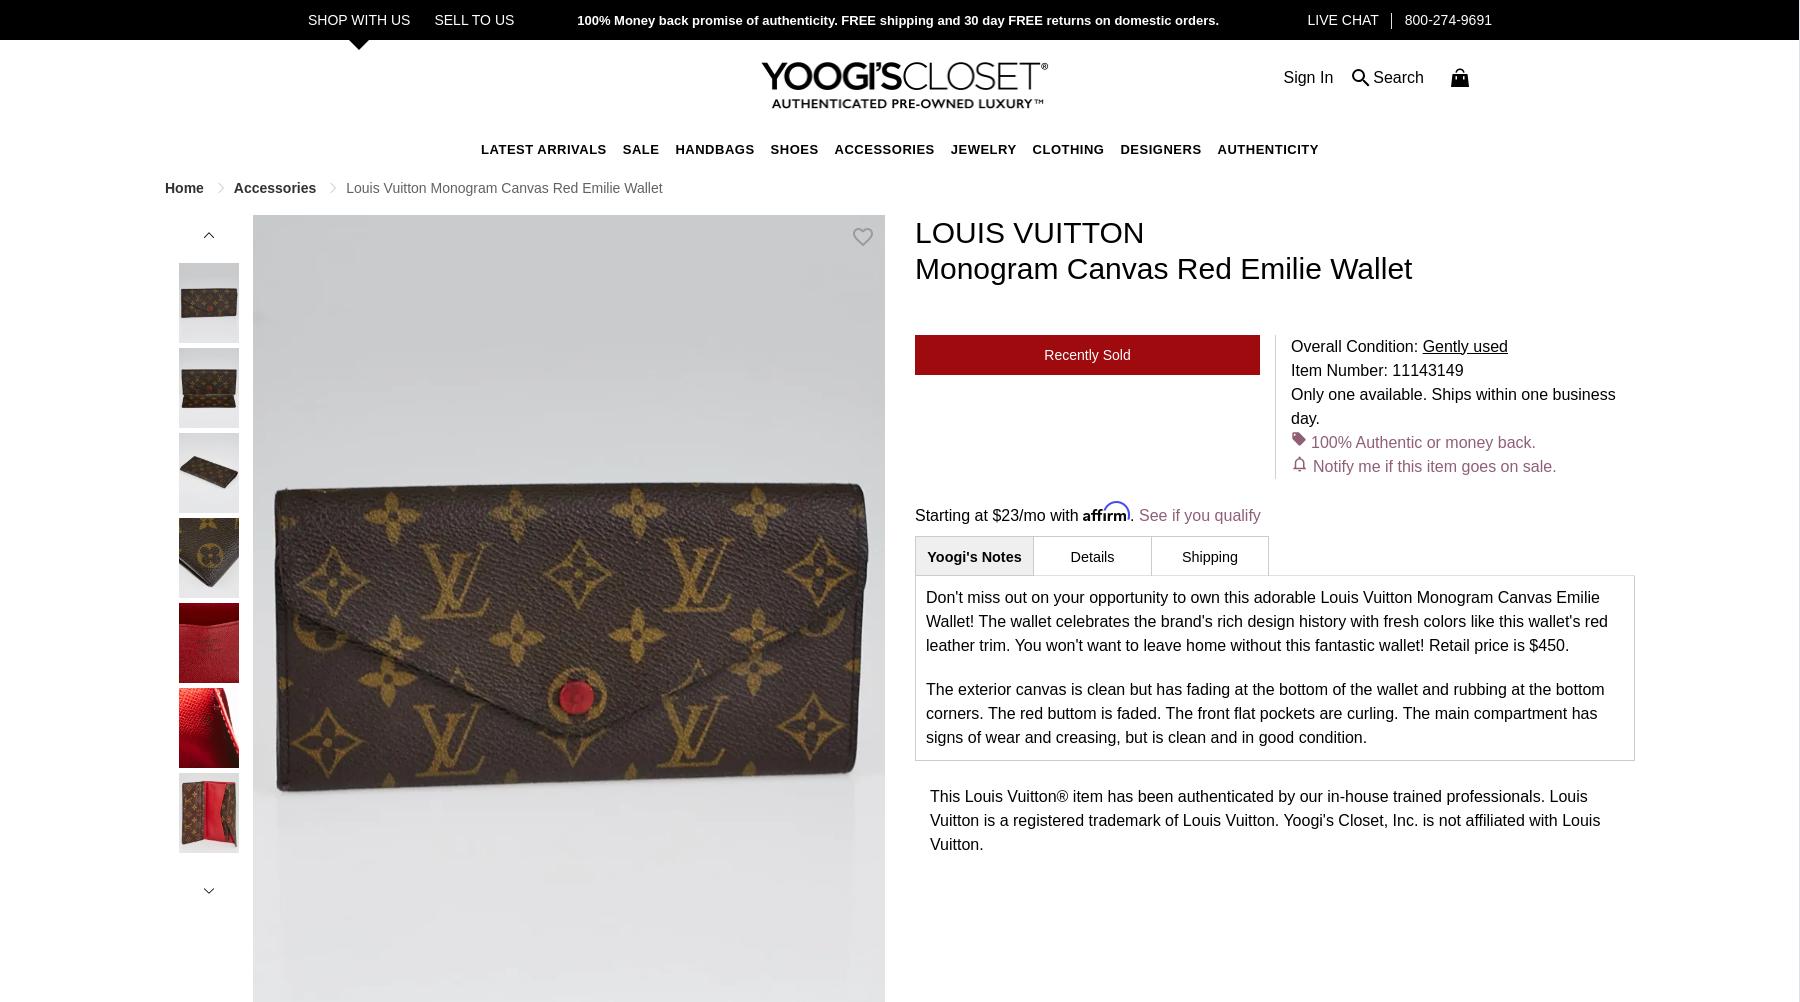 The height and width of the screenshot is (1002, 1800). I want to click on 'Recently Sold', so click(1087, 354).